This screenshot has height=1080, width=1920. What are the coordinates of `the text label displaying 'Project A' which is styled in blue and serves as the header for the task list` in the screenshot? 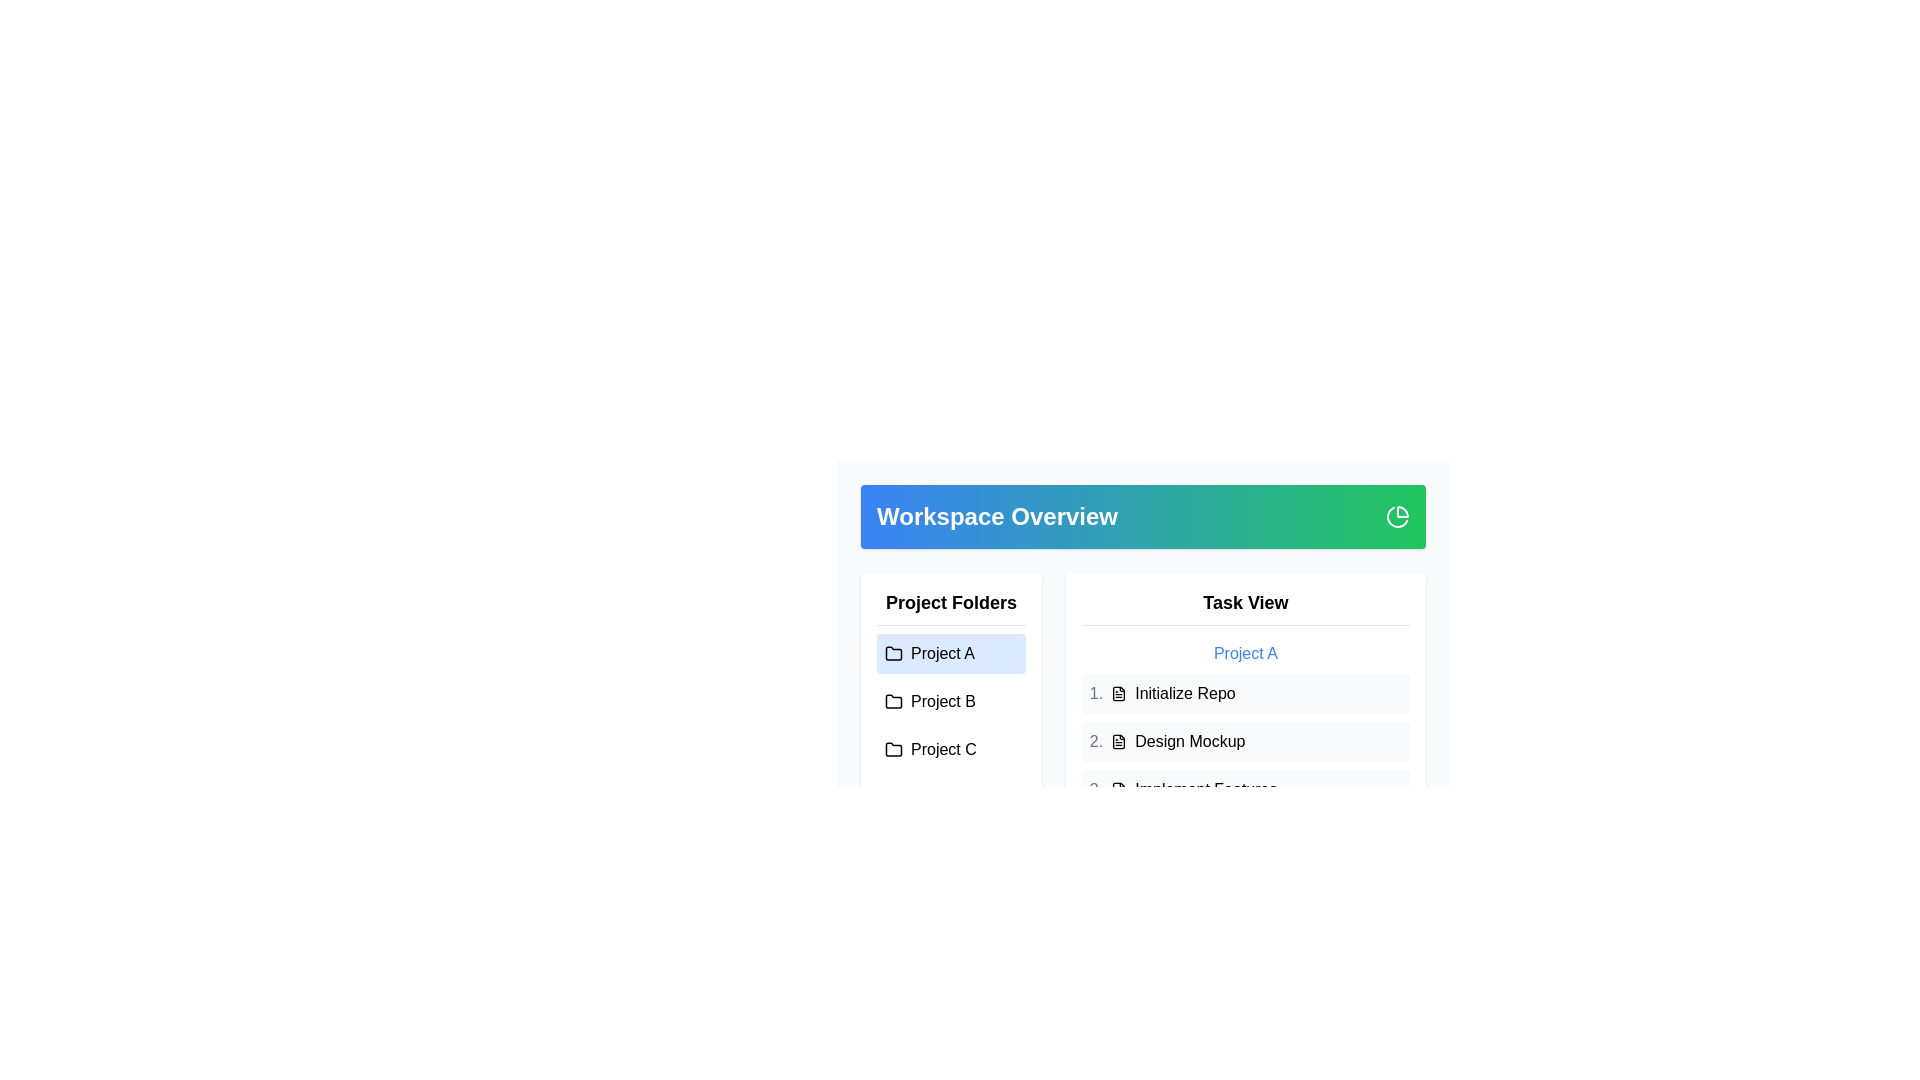 It's located at (1244, 654).